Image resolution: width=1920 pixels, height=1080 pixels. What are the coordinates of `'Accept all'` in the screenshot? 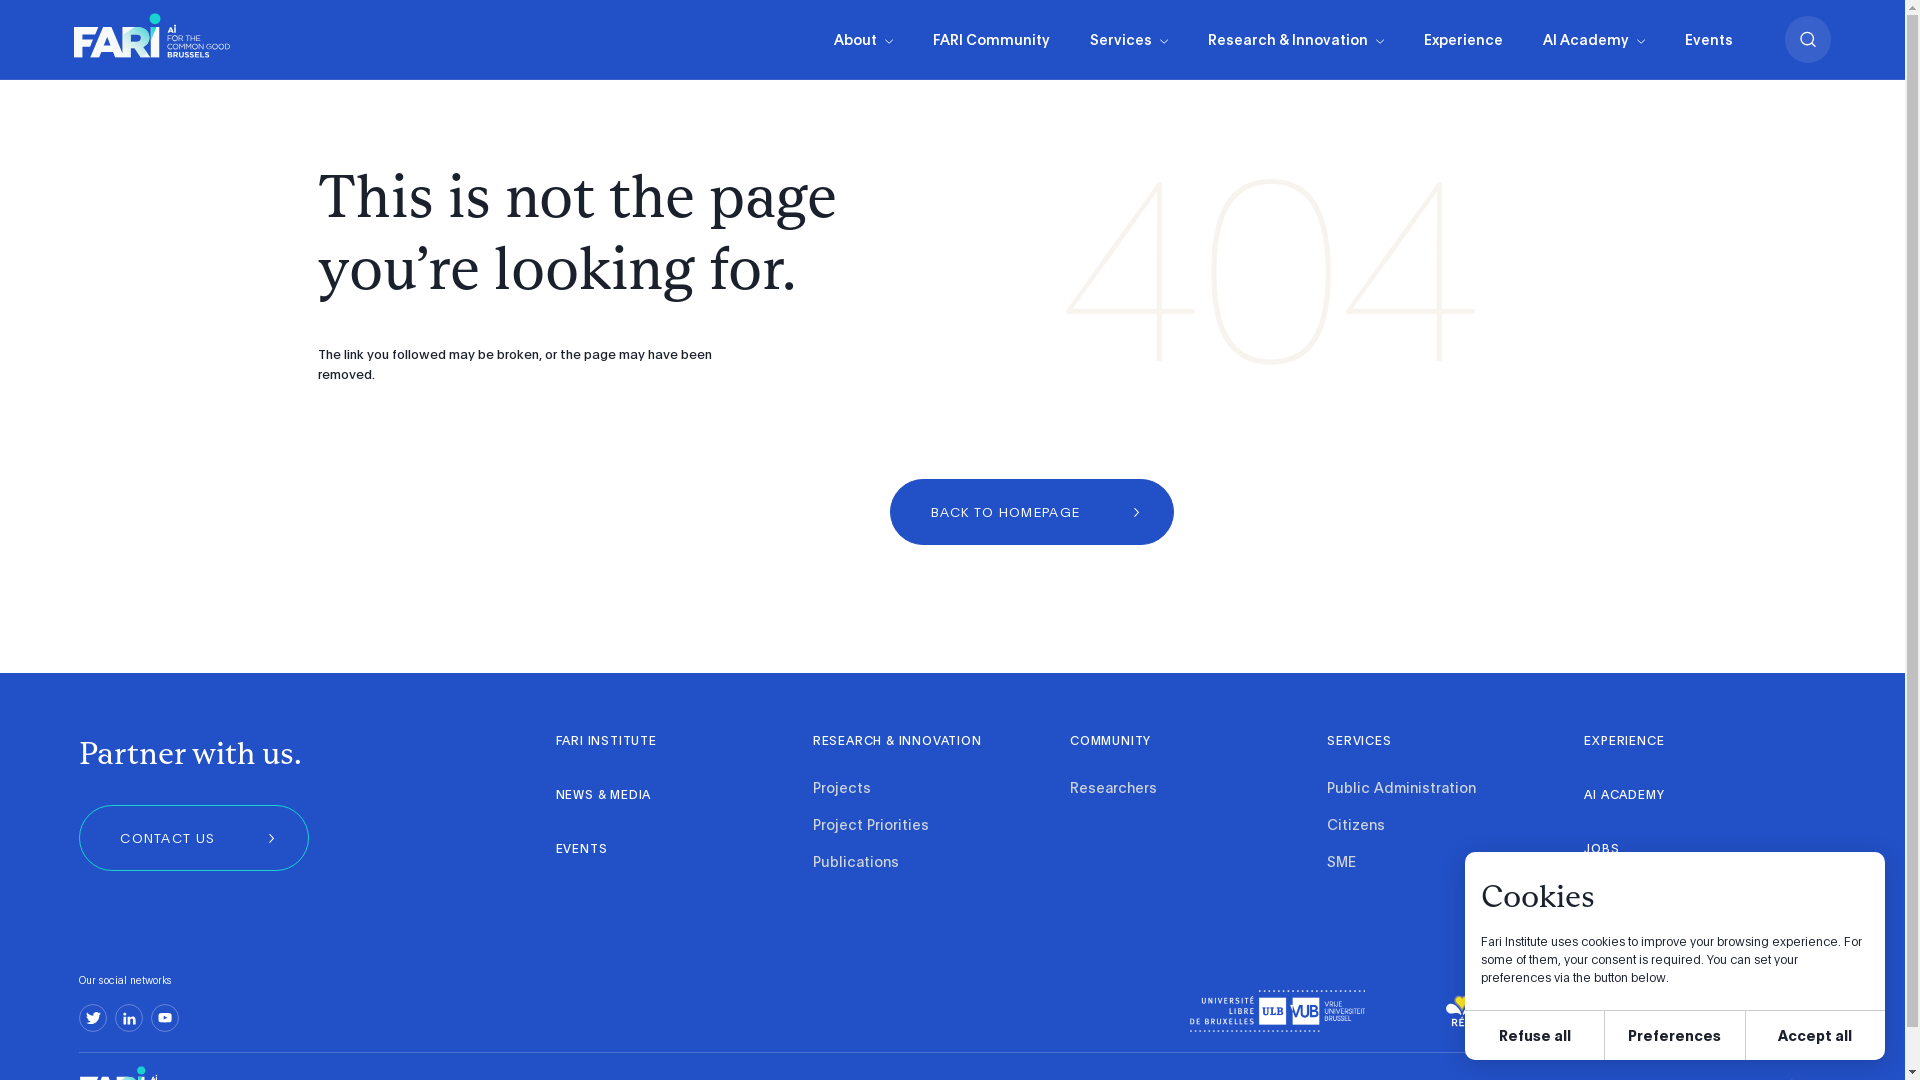 It's located at (1815, 1035).